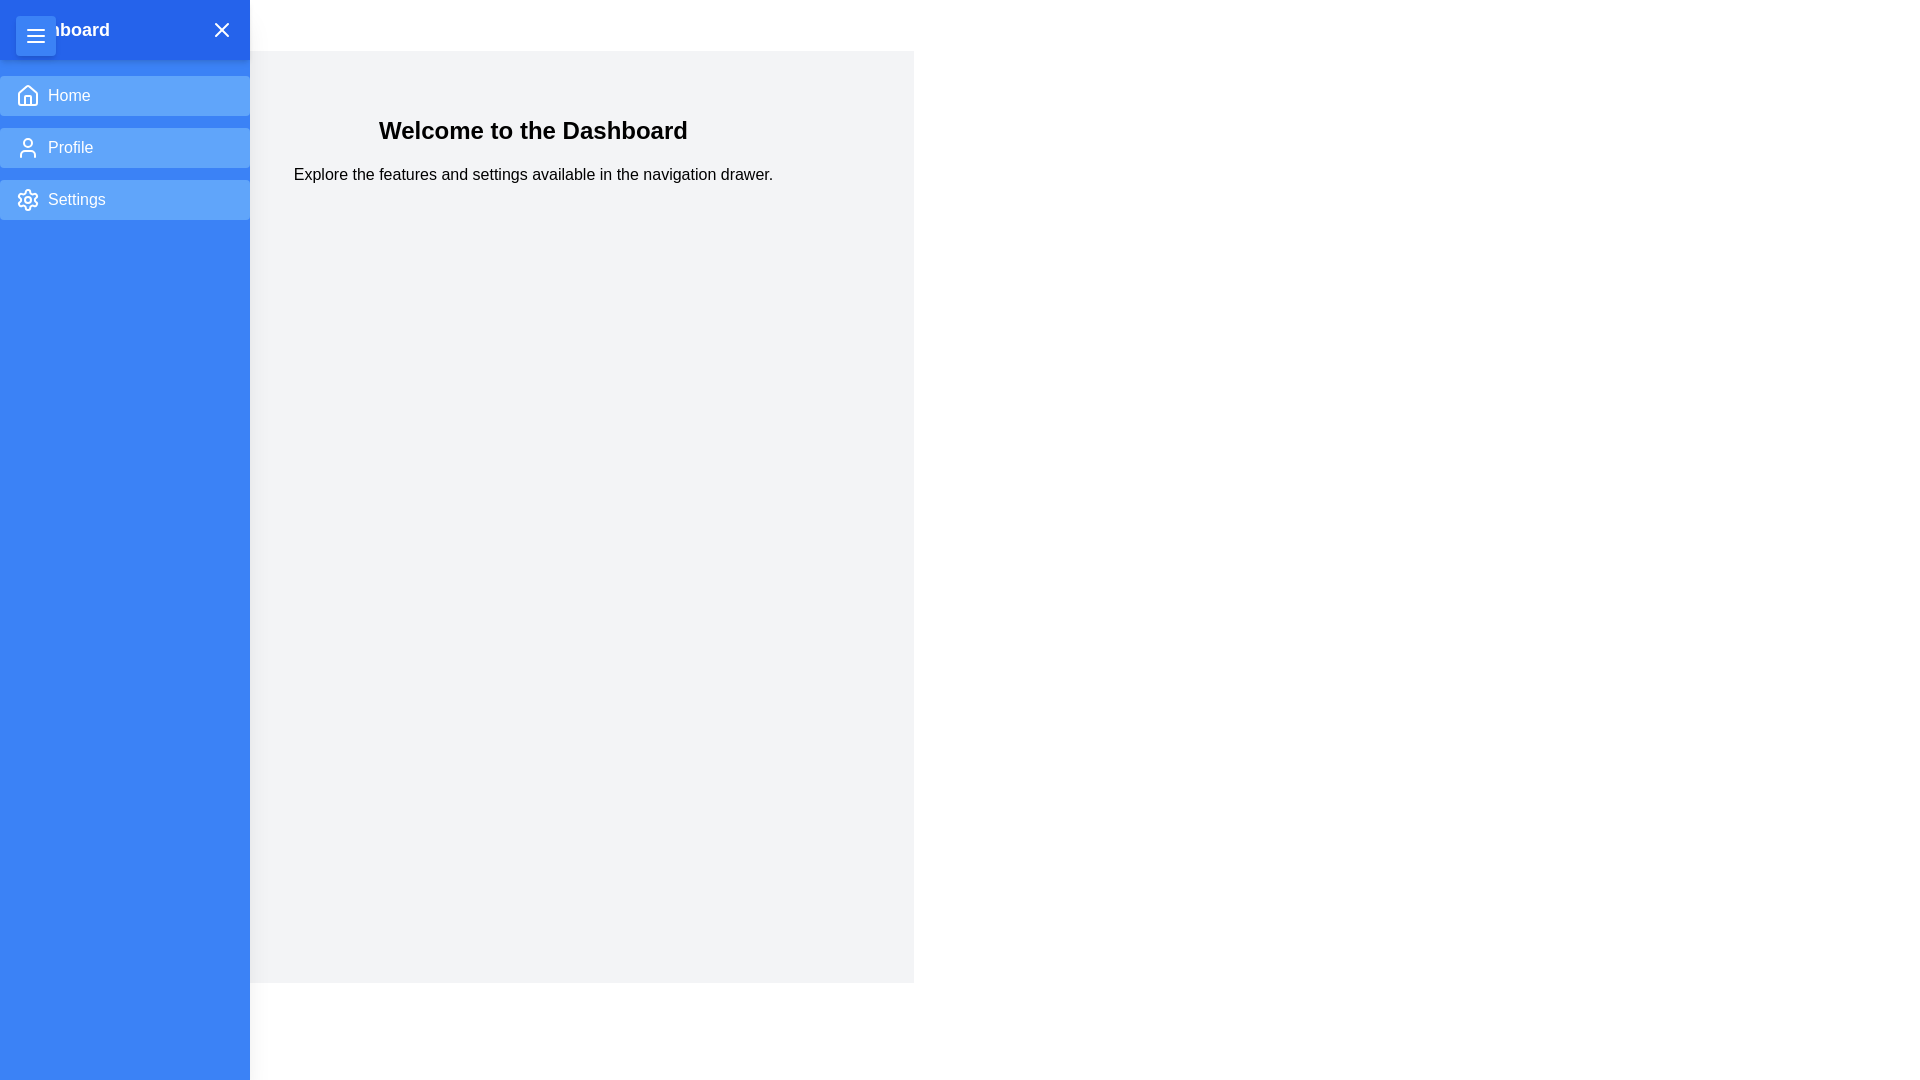  I want to click on the static instructional text located below the 'Welcome to the Dashboard' header, which spans the width of the central panel, so click(533, 173).